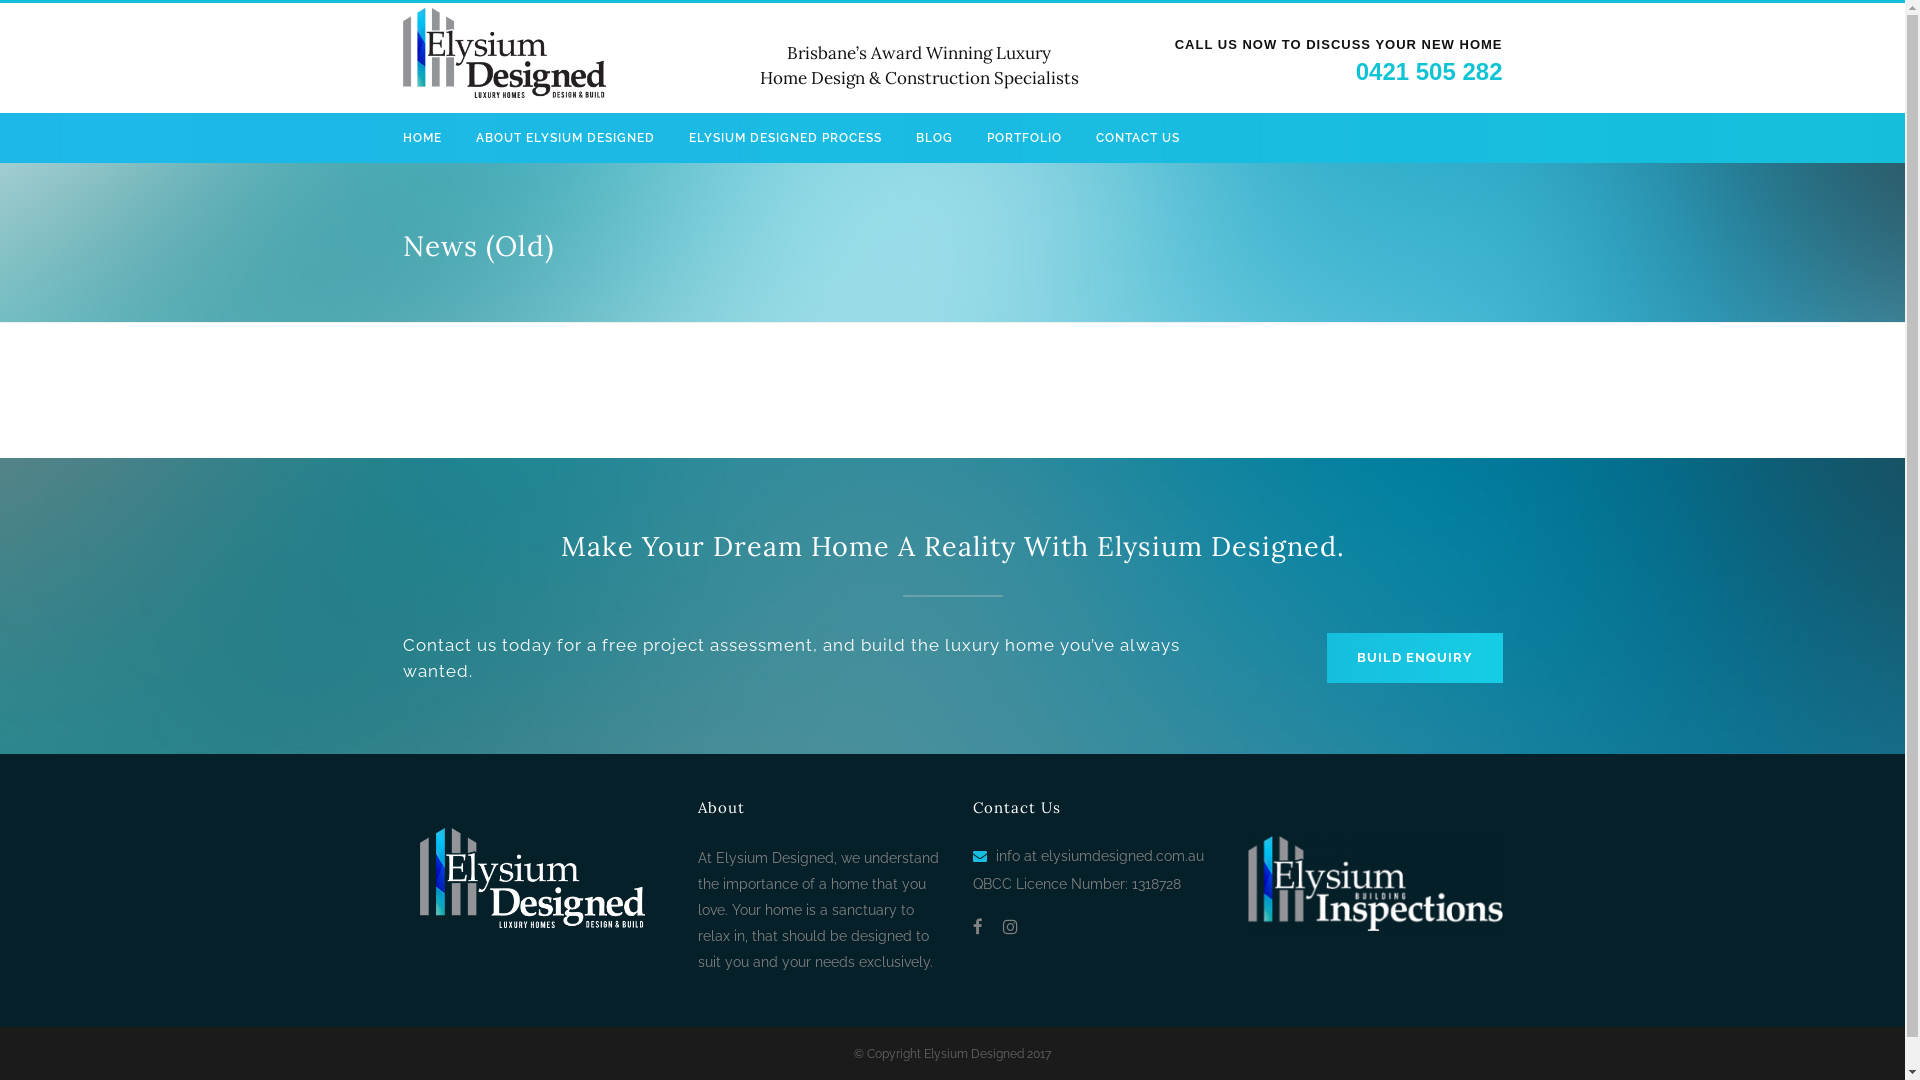  Describe the element at coordinates (429, 137) in the screenshot. I see `'HOME'` at that location.